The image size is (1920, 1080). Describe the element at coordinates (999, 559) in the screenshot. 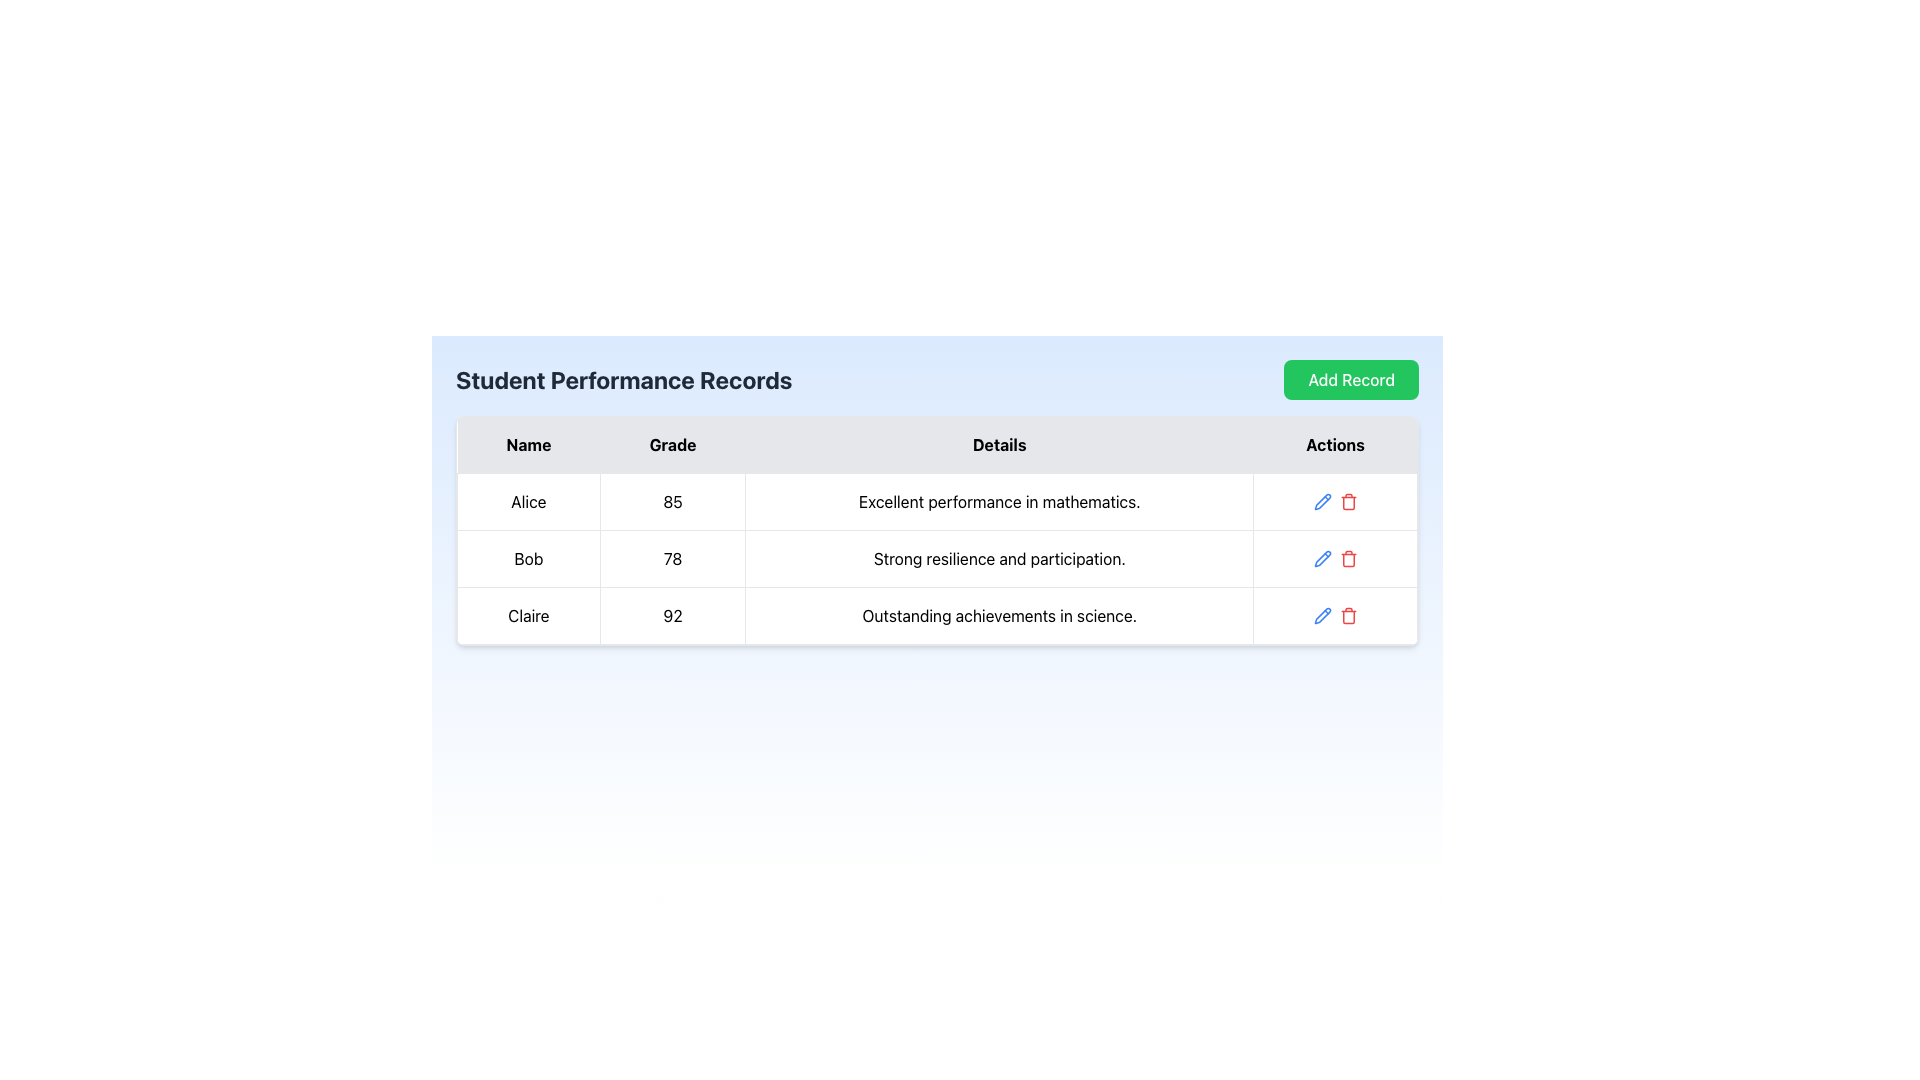

I see `the static text element in the second row of the table, located in the third column under 'Details', adjacent to '78' in the 'Grade' column and action icons on the right` at that location.